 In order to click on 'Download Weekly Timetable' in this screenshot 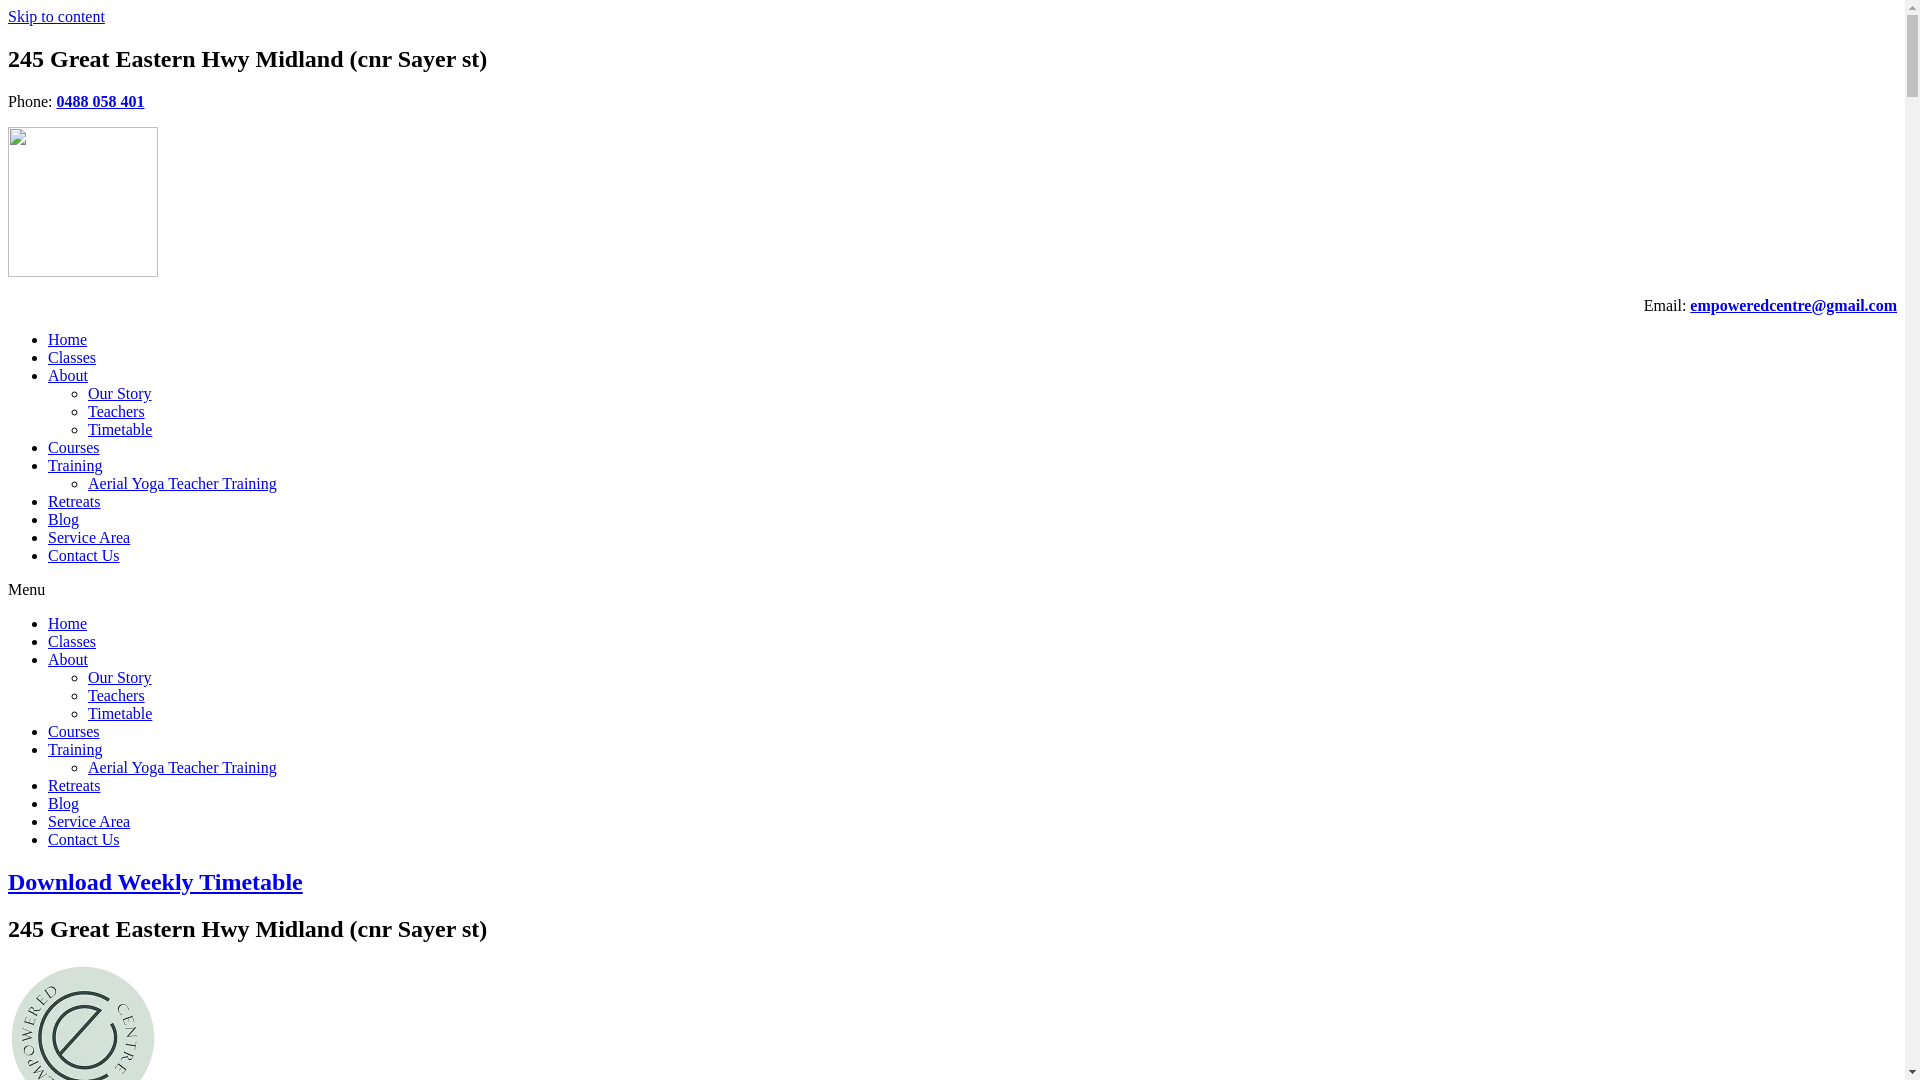, I will do `click(154, 881)`.